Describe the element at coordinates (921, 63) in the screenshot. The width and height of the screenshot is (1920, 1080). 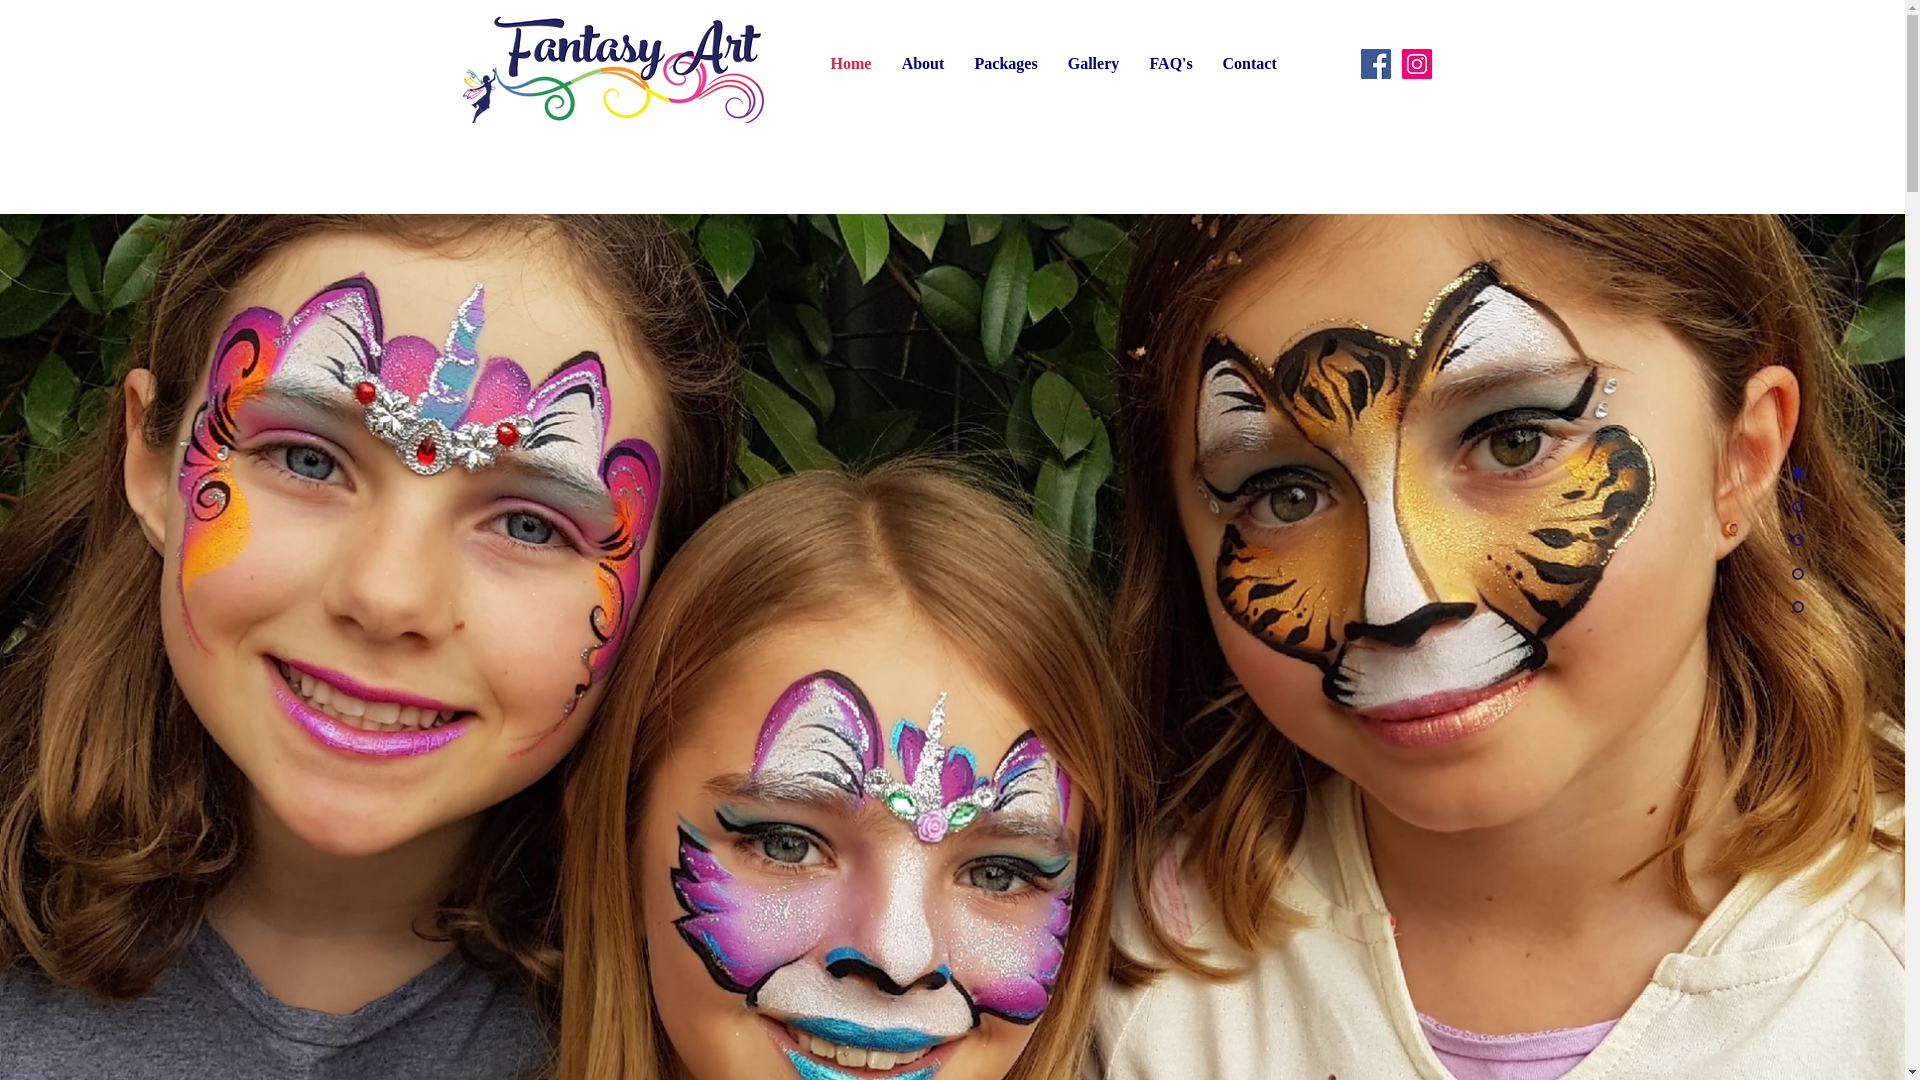
I see `'About'` at that location.